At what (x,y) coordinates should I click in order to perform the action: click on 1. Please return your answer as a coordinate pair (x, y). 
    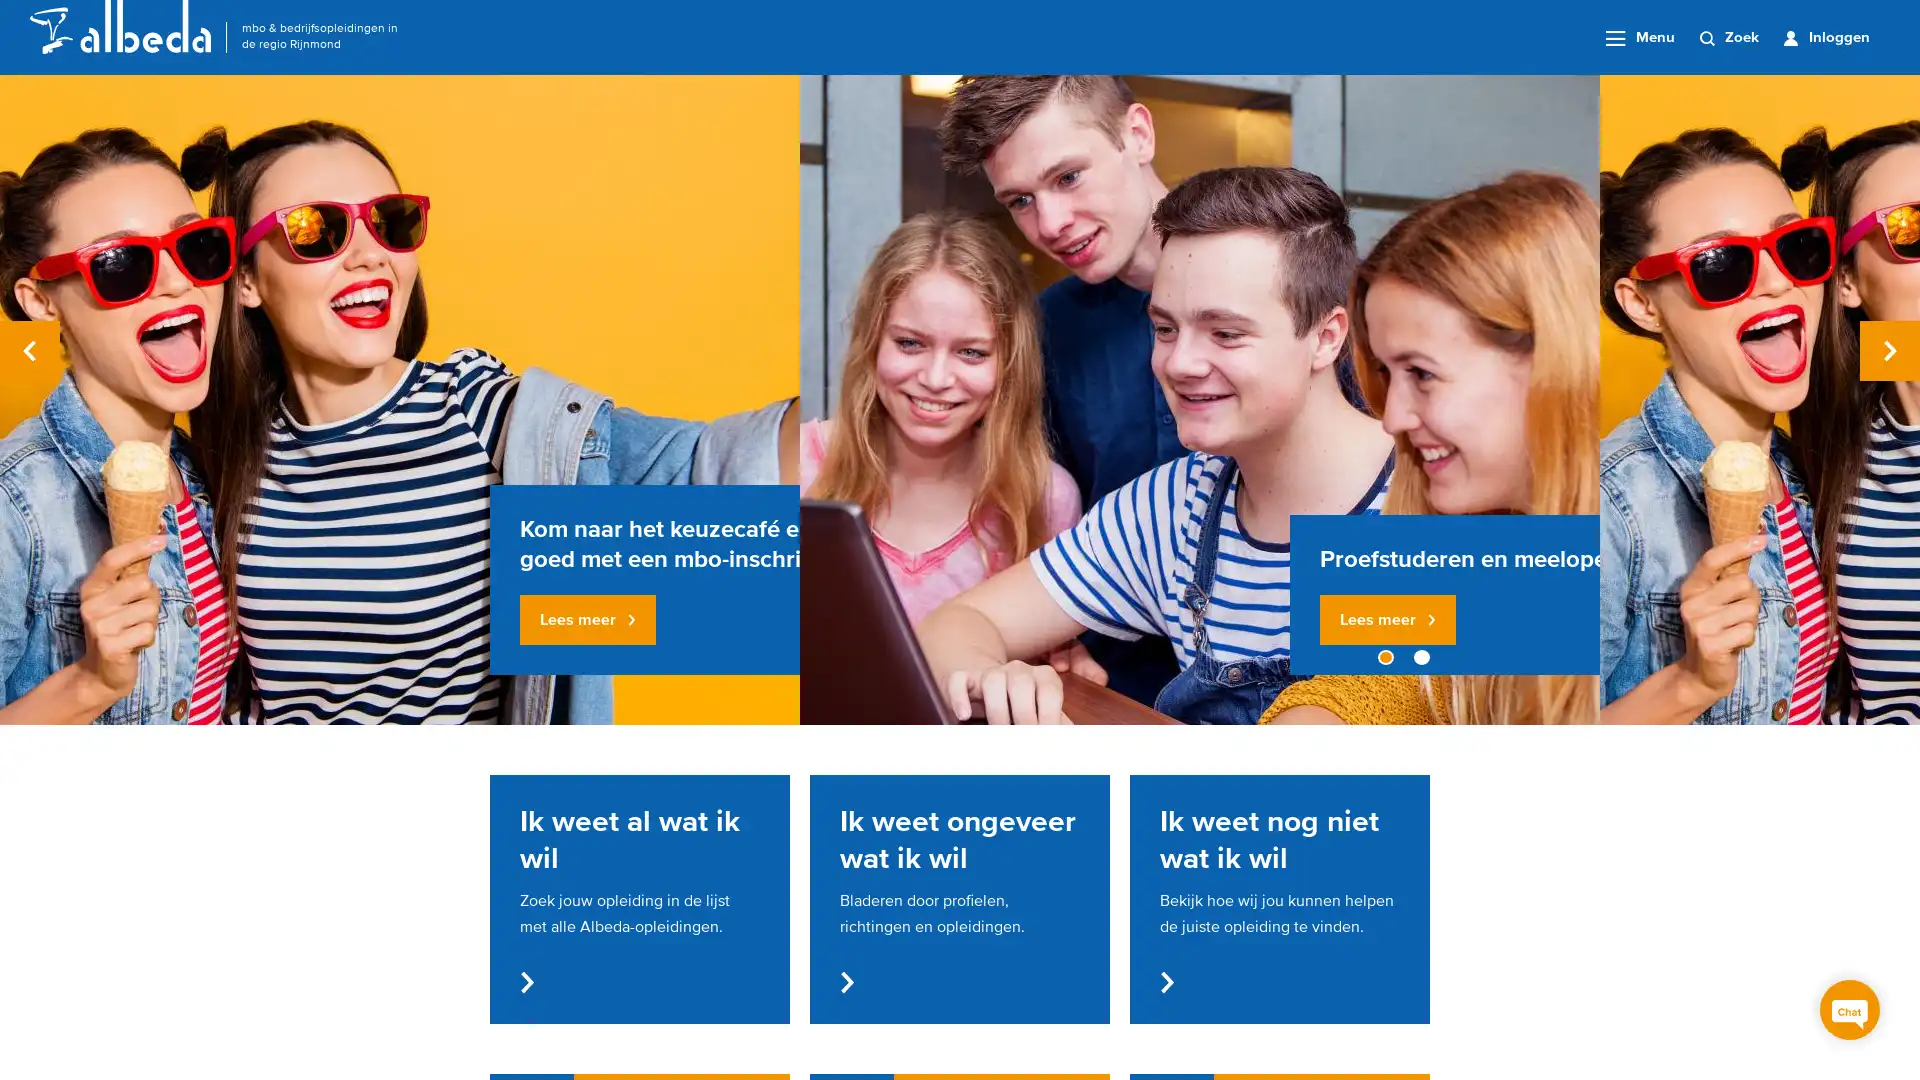
    Looking at the image, I should click on (1385, 657).